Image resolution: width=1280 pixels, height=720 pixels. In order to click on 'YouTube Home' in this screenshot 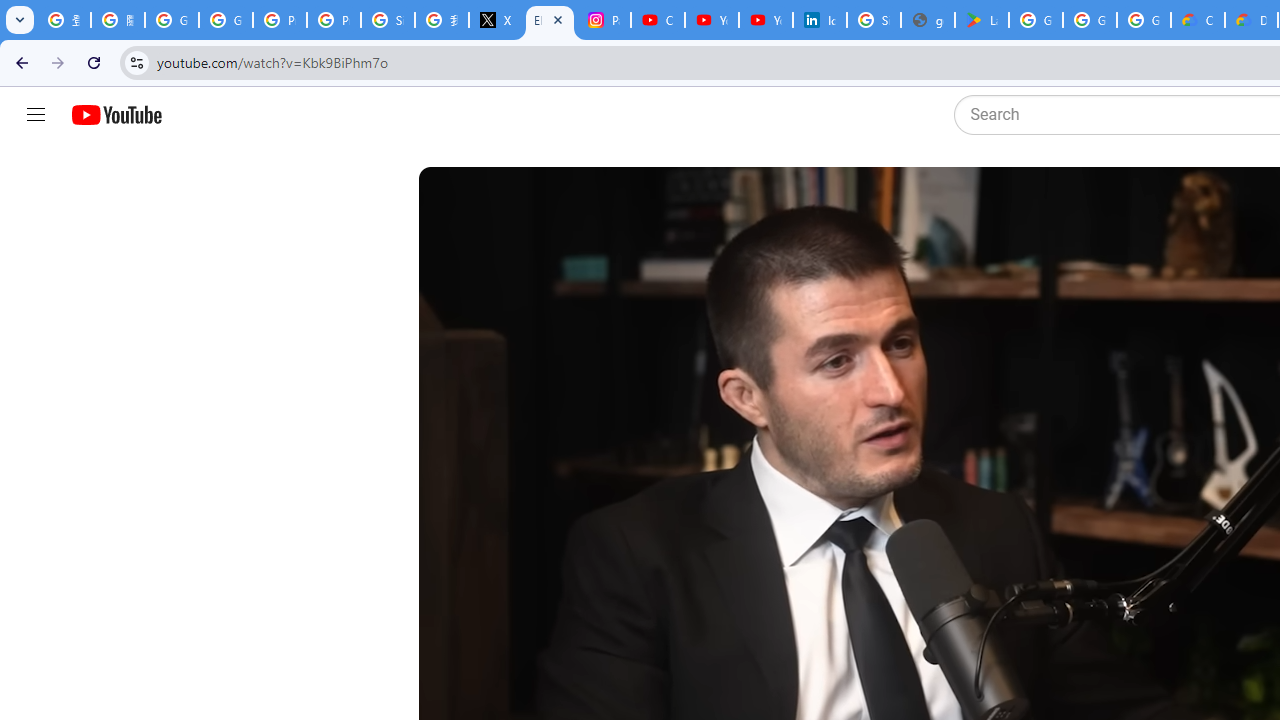, I will do `click(115, 115)`.